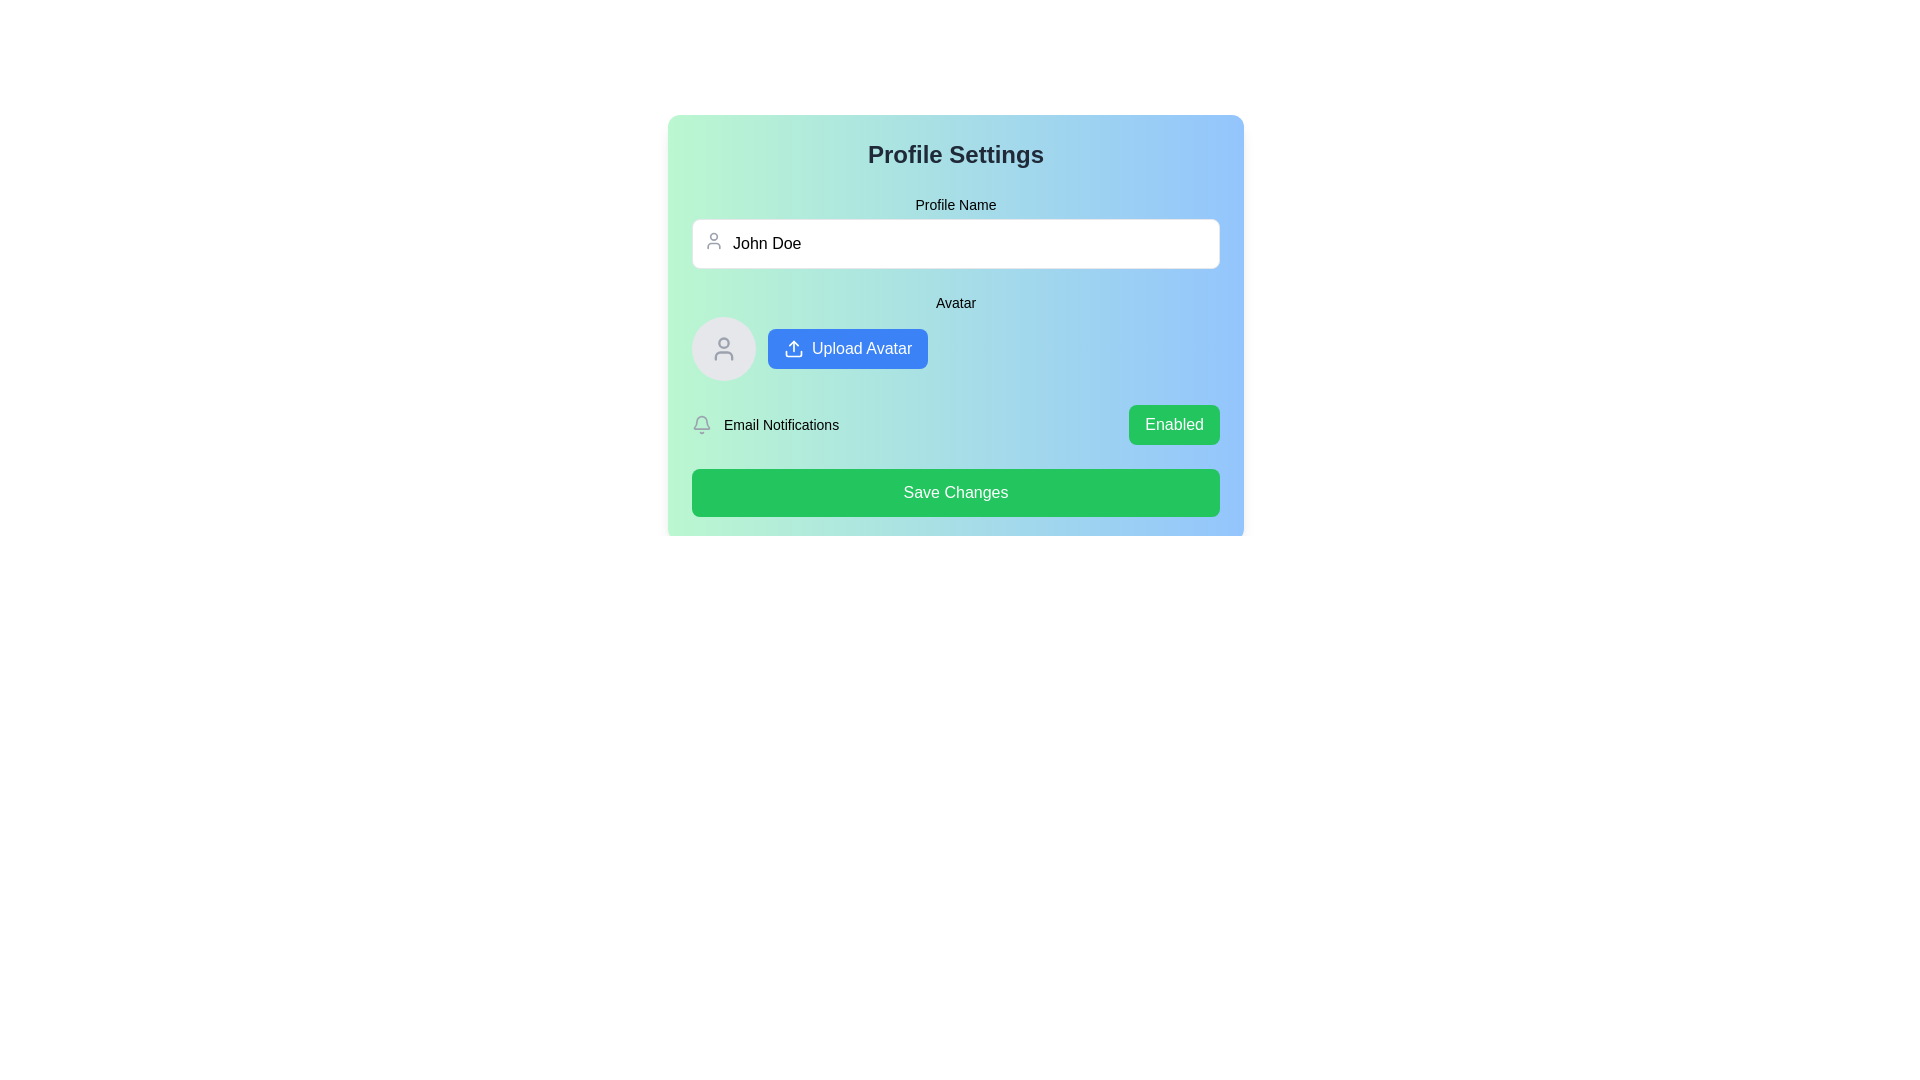  What do you see at coordinates (954, 493) in the screenshot?
I see `the 'Save Changes' button, which is a rectangular button with white text on a green background located at the bottom of the 'Profile Settings' section beneath 'Email Notifications'` at bounding box center [954, 493].